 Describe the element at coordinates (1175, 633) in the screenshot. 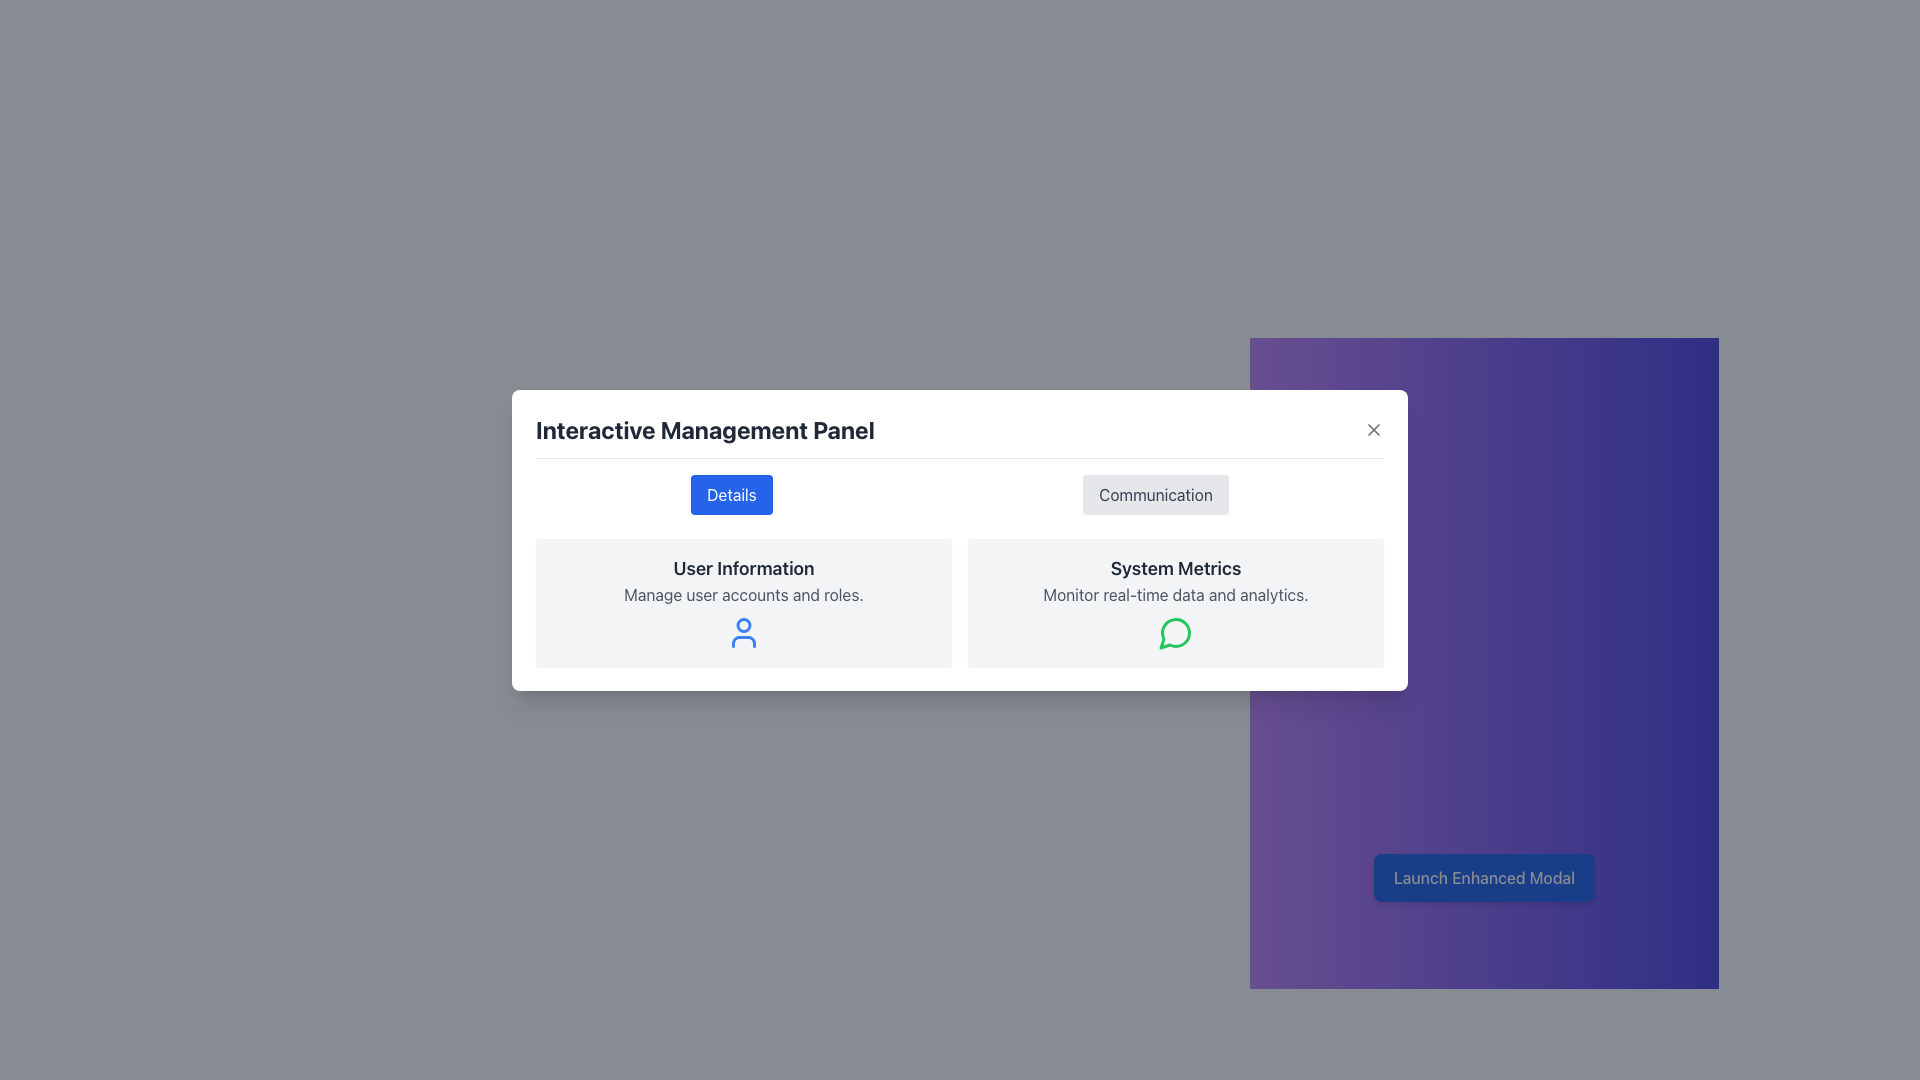

I see `the icon that visually represents the 'System Metrics' section, located at the center of the section within the modal dialog interface` at that location.